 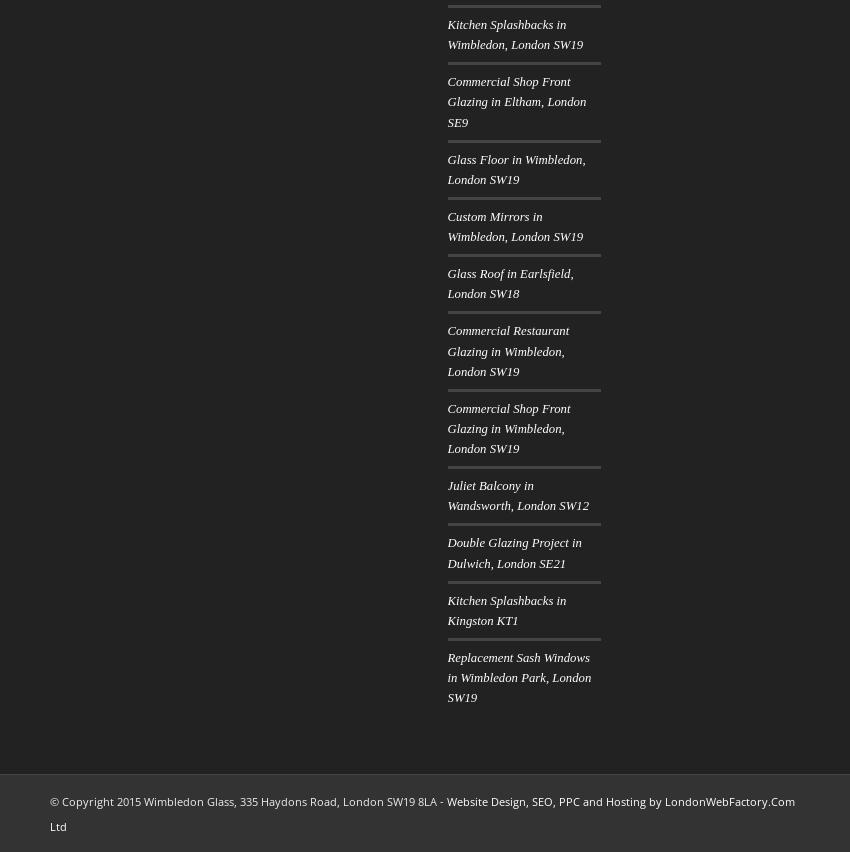 What do you see at coordinates (506, 610) in the screenshot?
I see `'Kitchen Splashbacks in Kingston KT1'` at bounding box center [506, 610].